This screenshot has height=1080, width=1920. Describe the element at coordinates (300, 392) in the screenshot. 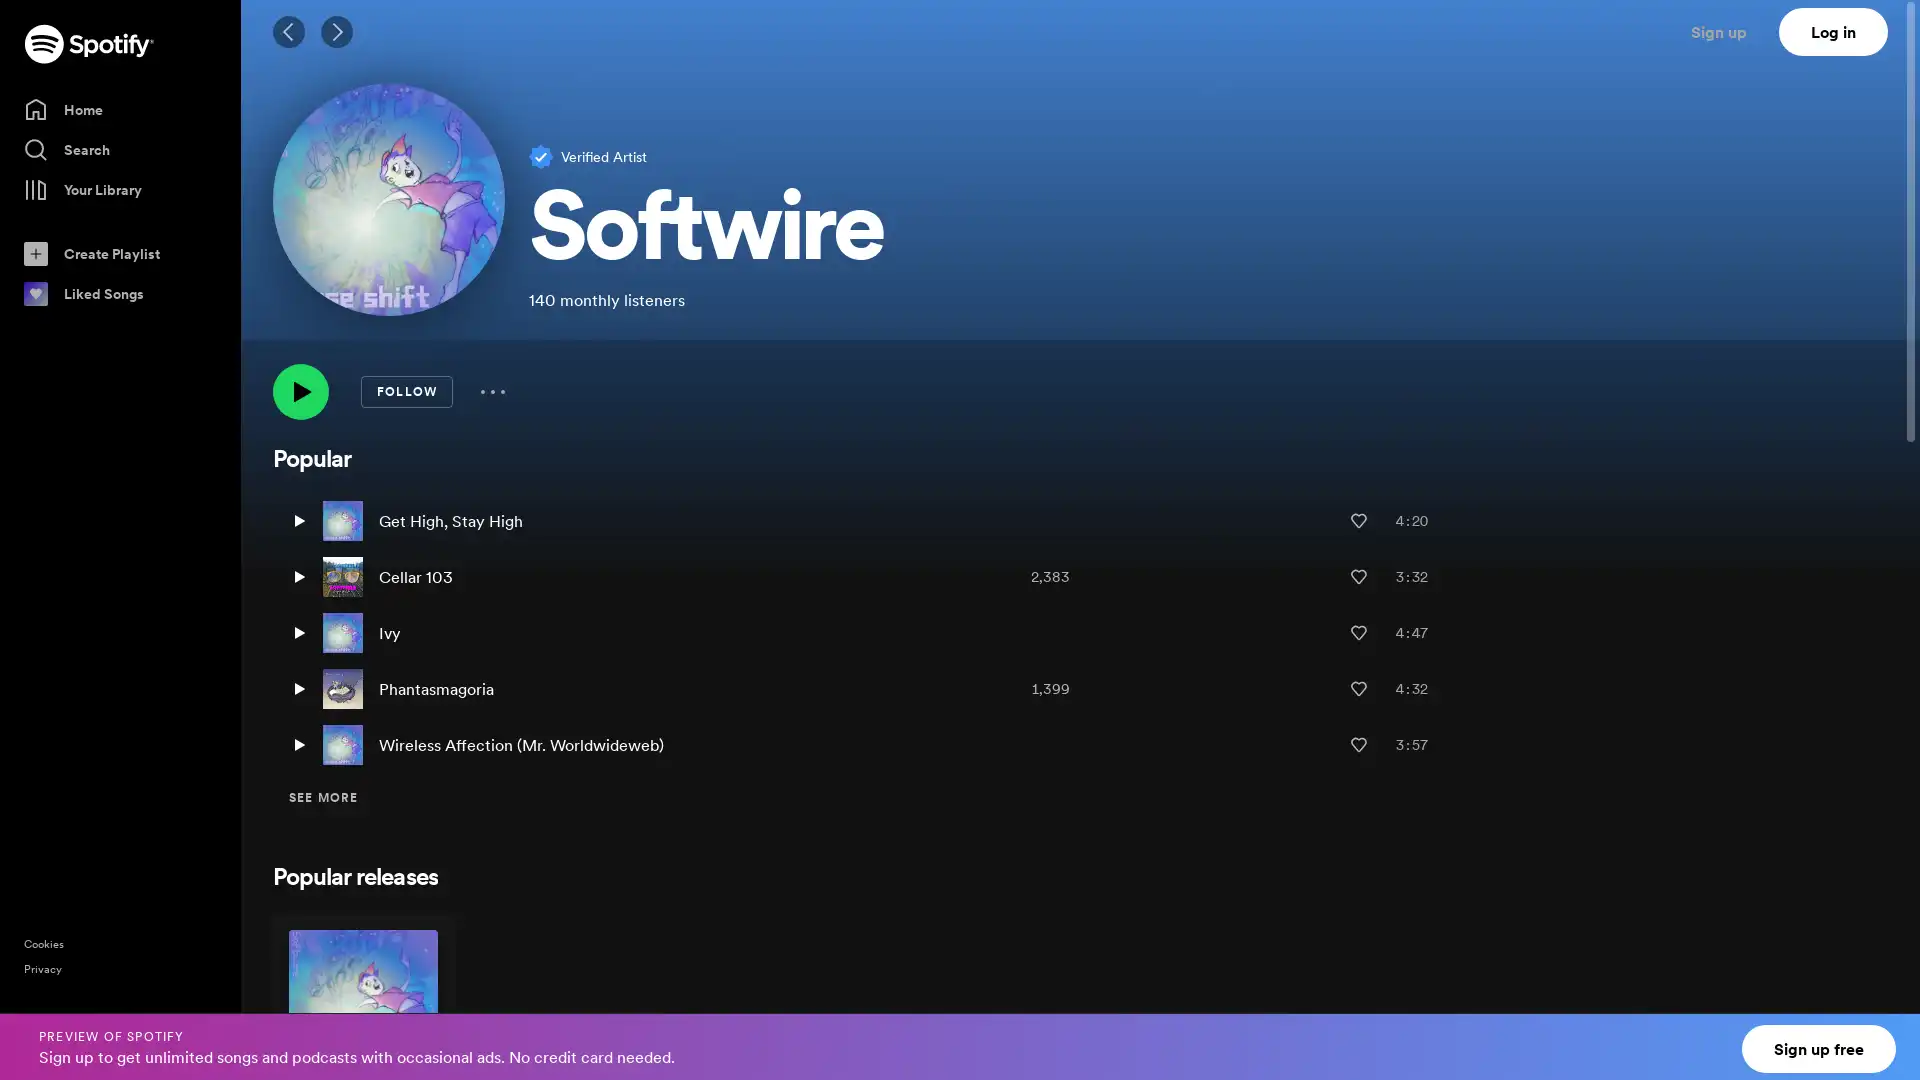

I see `Play` at that location.